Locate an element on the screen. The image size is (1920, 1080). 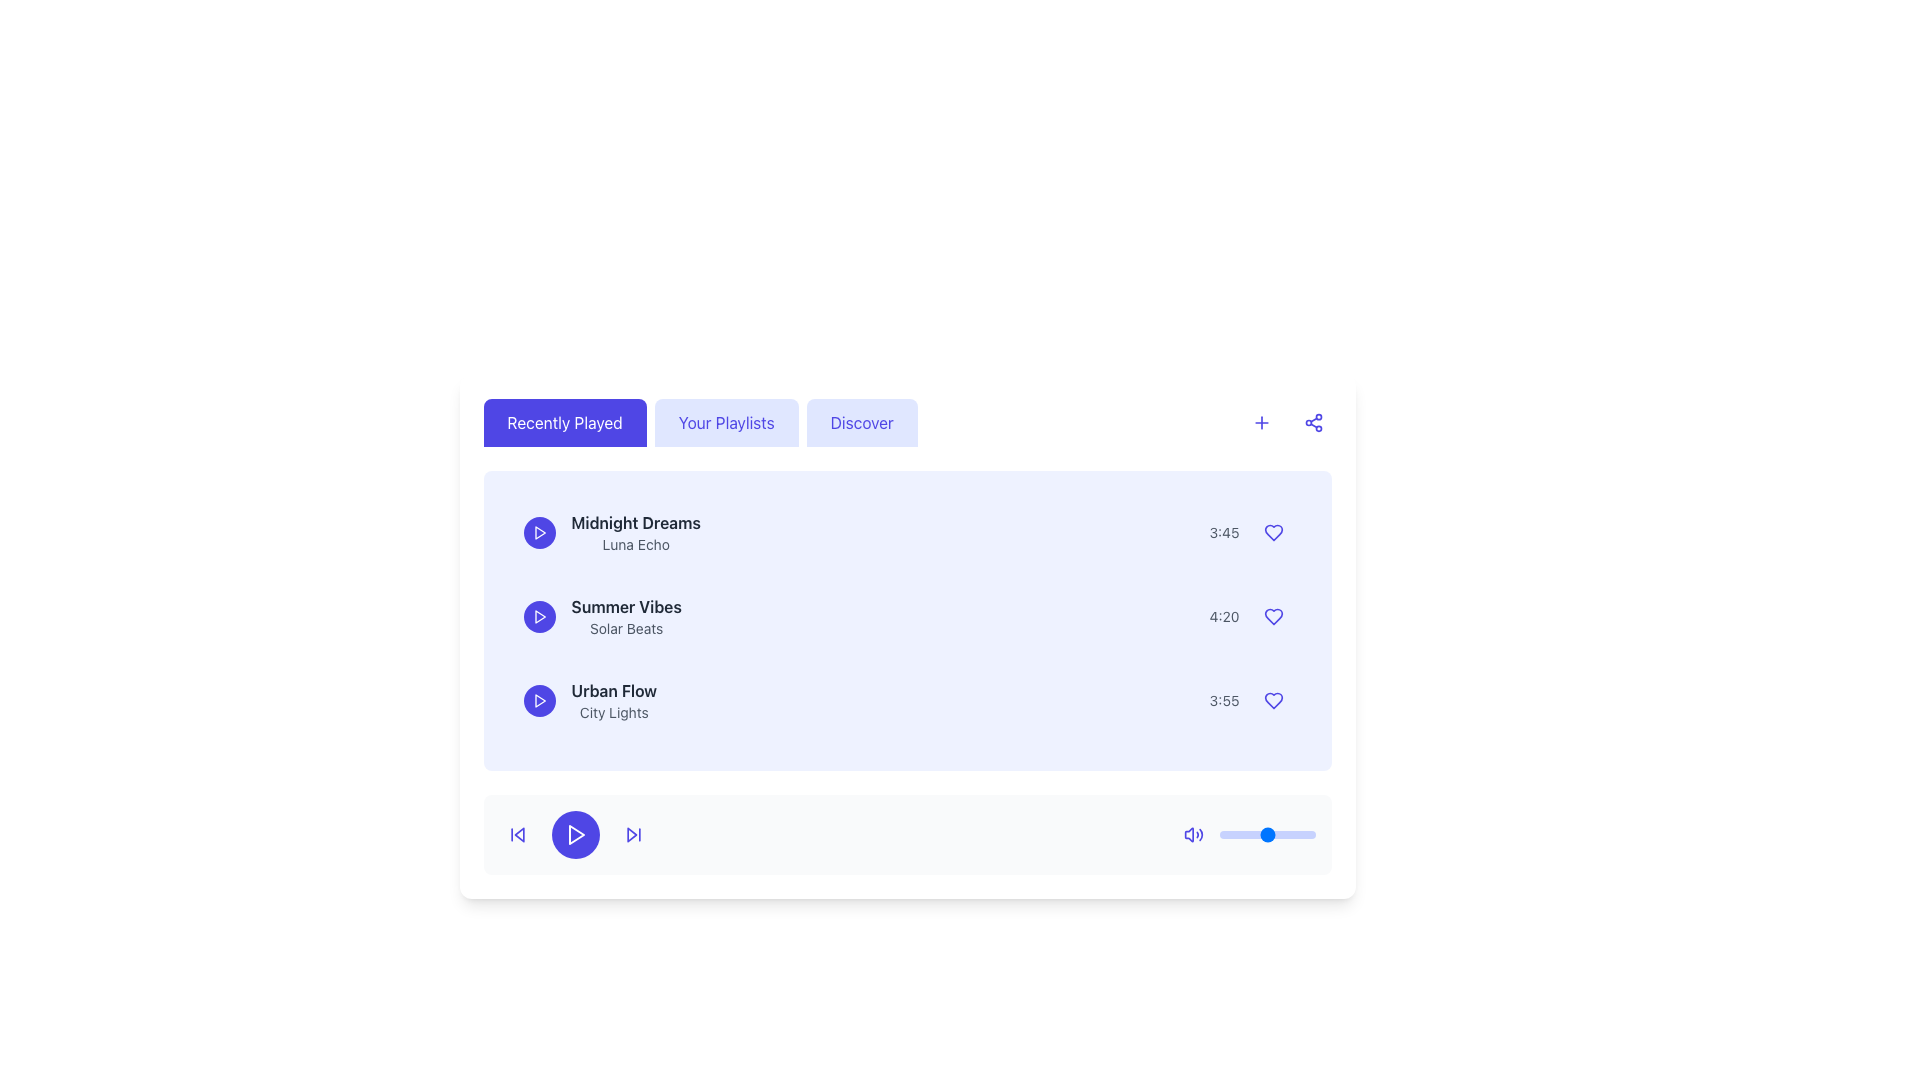
the slider is located at coordinates (1241, 834).